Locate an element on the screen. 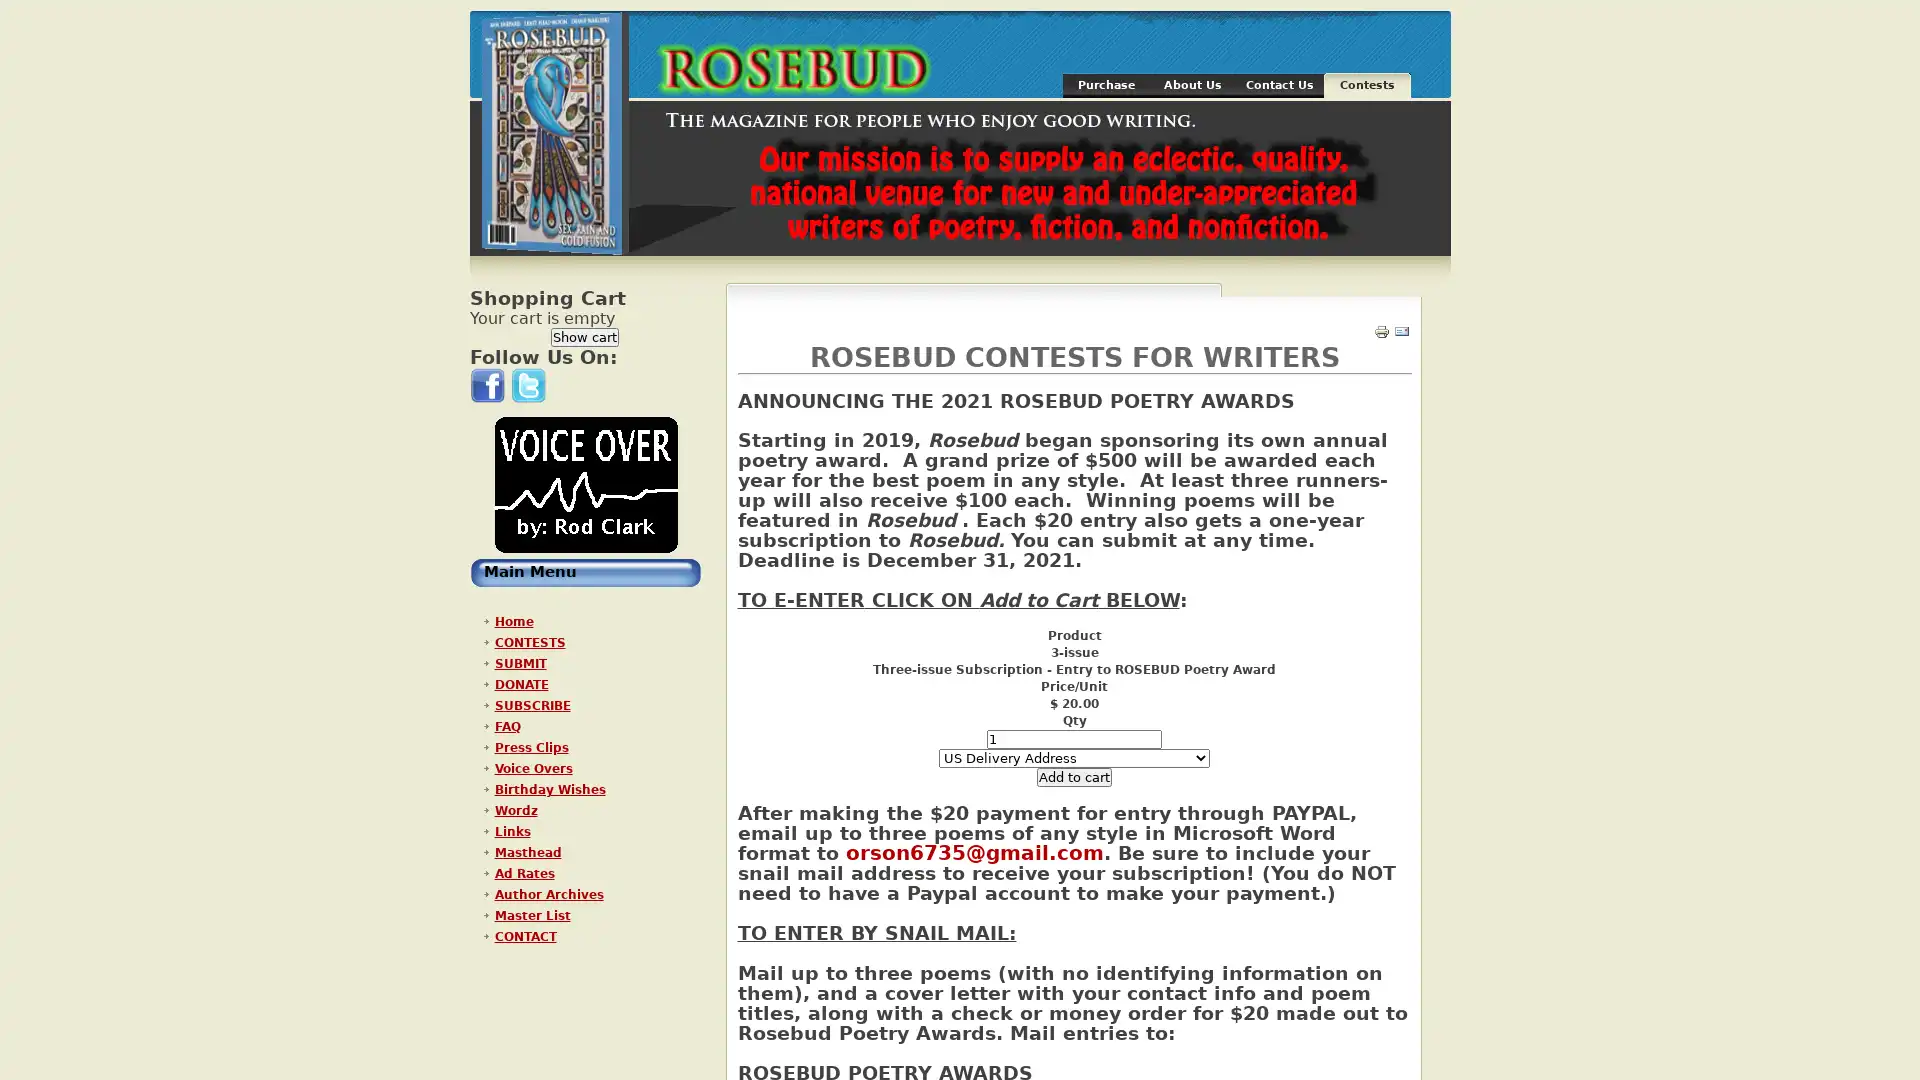  Show cart is located at coordinates (584, 336).